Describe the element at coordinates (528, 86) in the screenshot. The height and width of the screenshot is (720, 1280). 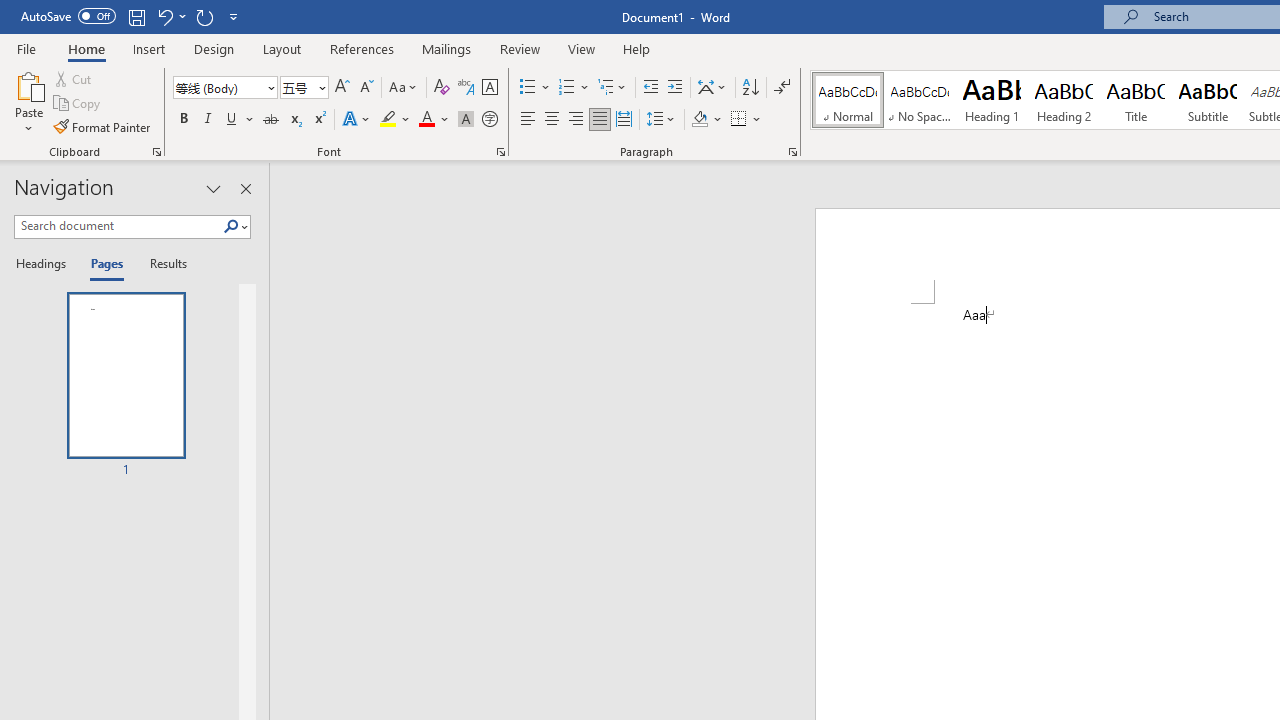
I see `'Bullets'` at that location.